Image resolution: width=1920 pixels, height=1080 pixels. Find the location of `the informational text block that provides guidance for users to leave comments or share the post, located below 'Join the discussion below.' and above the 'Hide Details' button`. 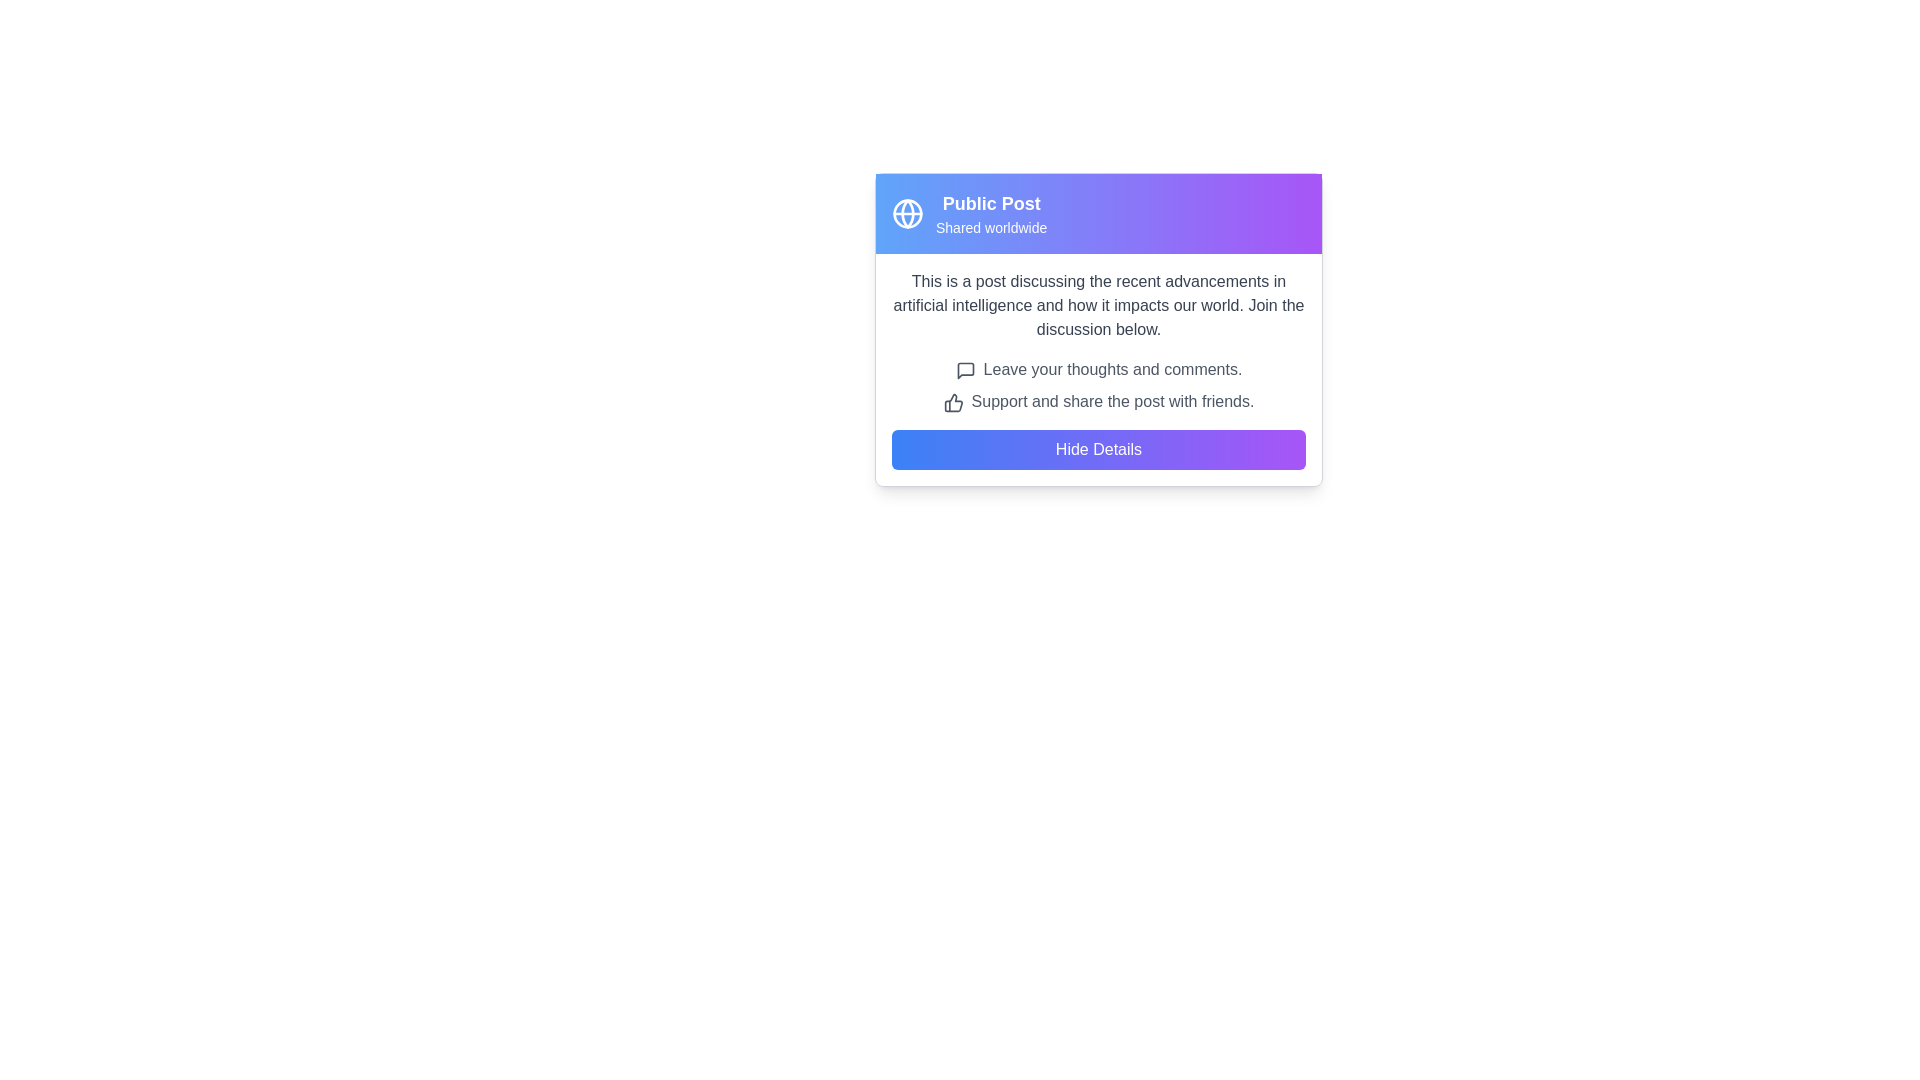

the informational text block that provides guidance for users to leave comments or share the post, located below 'Join the discussion below.' and above the 'Hide Details' button is located at coordinates (1098, 385).